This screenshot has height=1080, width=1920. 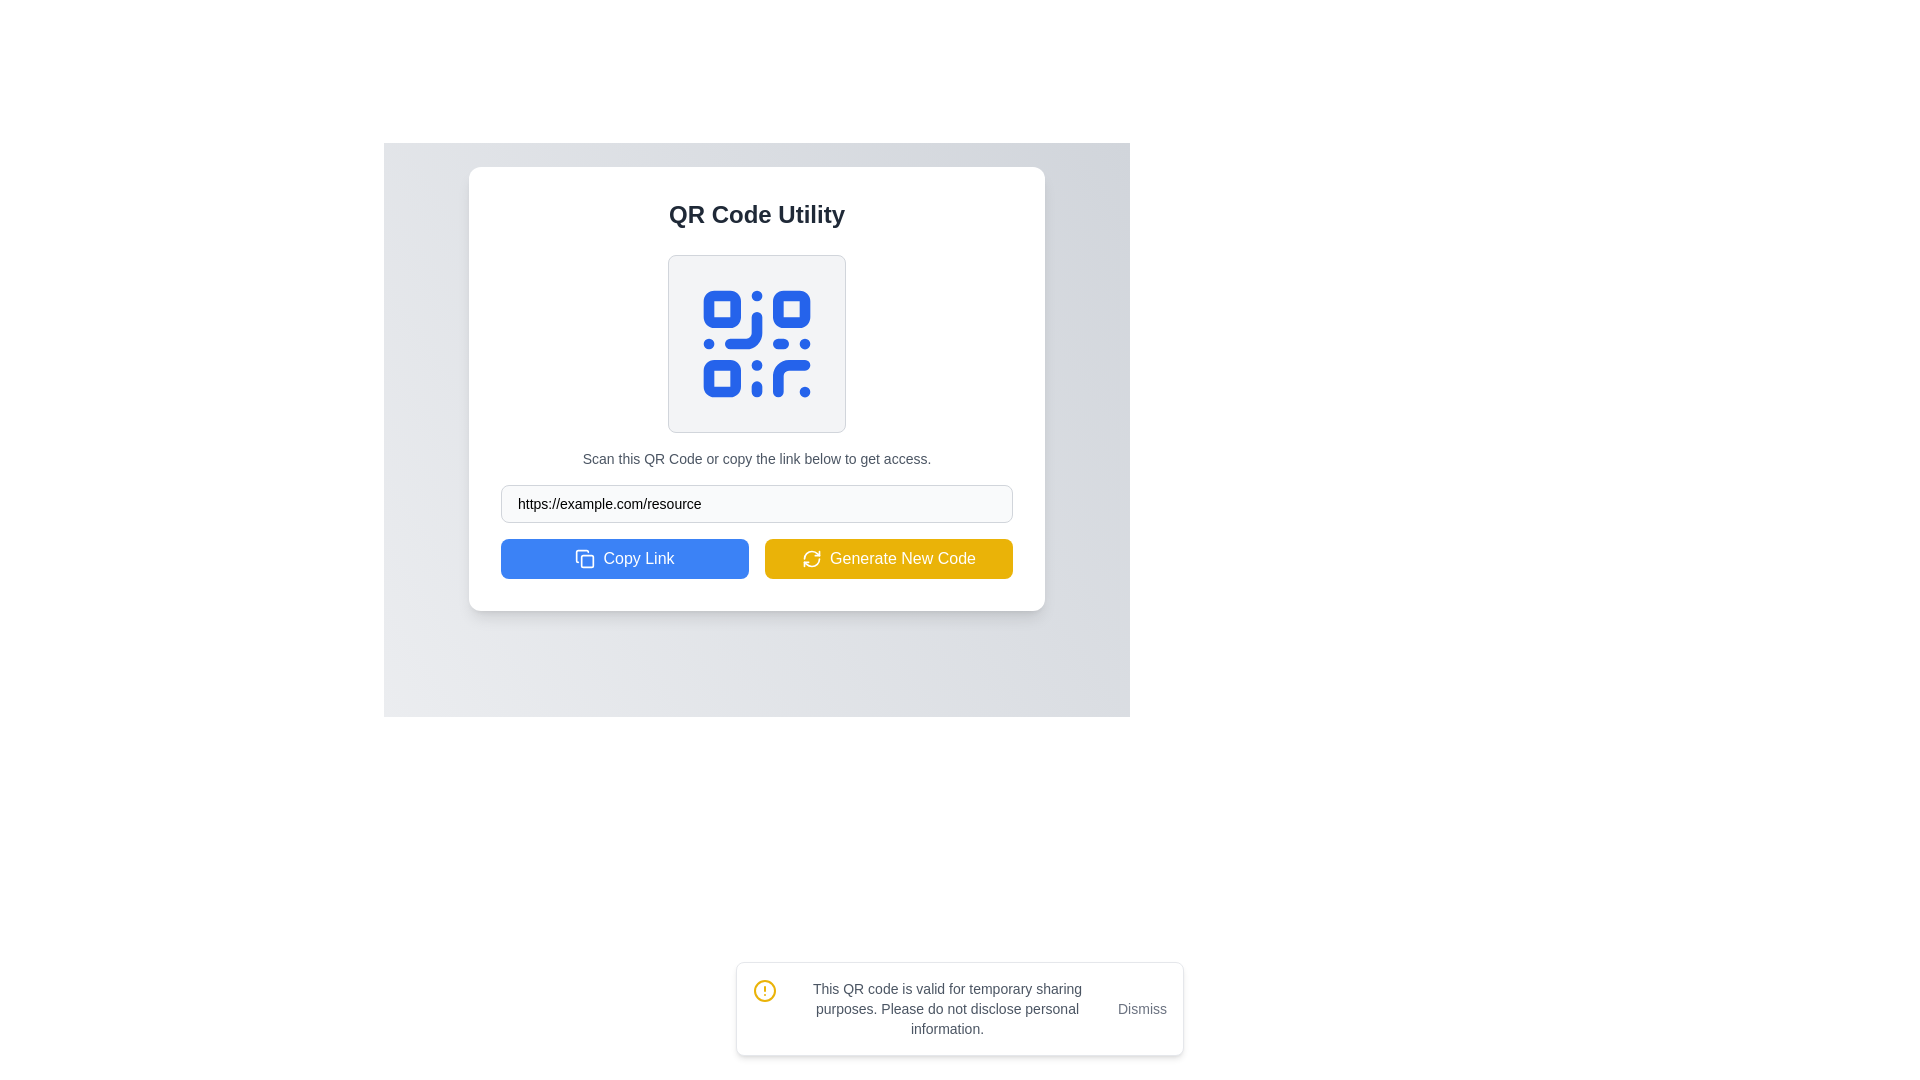 What do you see at coordinates (623, 559) in the screenshot?
I see `the rectangular button with rounded corners, blue background, and white text labeled 'Copy Link' to copy the link` at bounding box center [623, 559].